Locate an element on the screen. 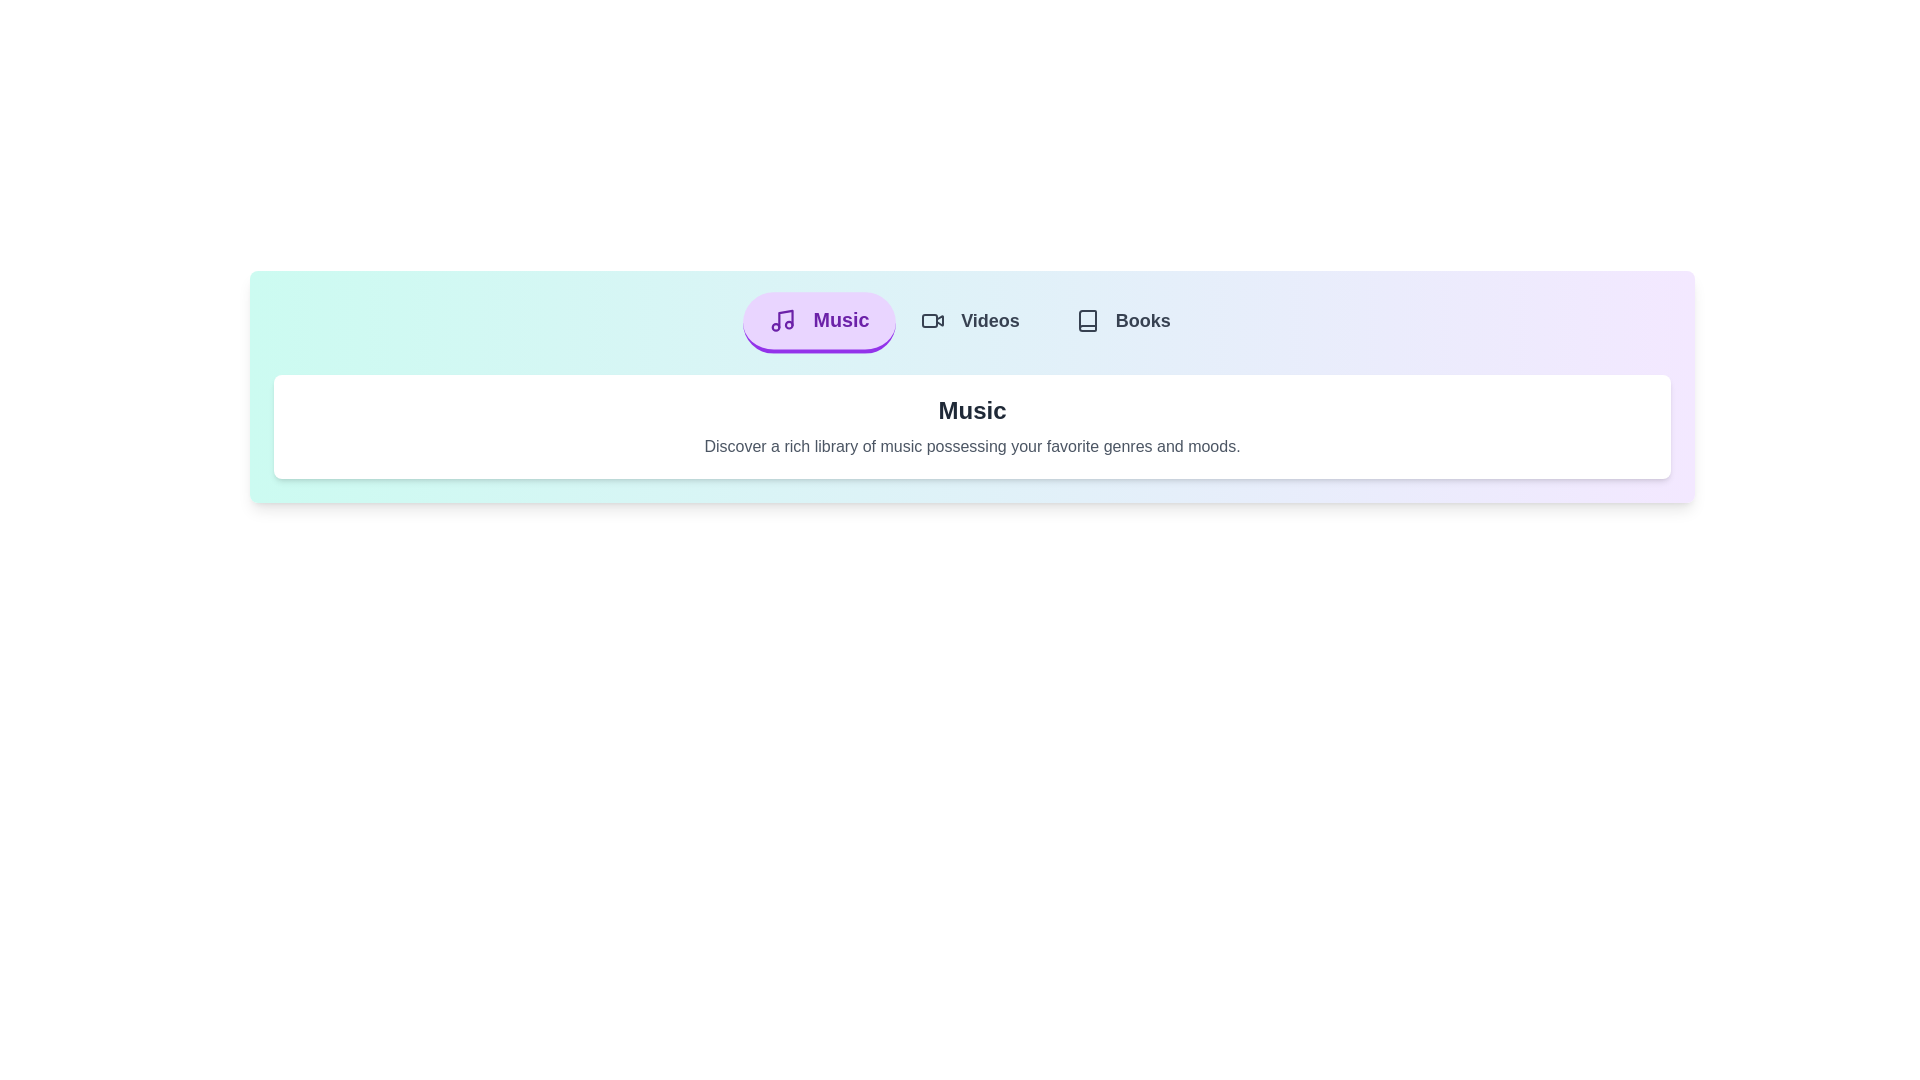  the Books tab is located at coordinates (1123, 322).